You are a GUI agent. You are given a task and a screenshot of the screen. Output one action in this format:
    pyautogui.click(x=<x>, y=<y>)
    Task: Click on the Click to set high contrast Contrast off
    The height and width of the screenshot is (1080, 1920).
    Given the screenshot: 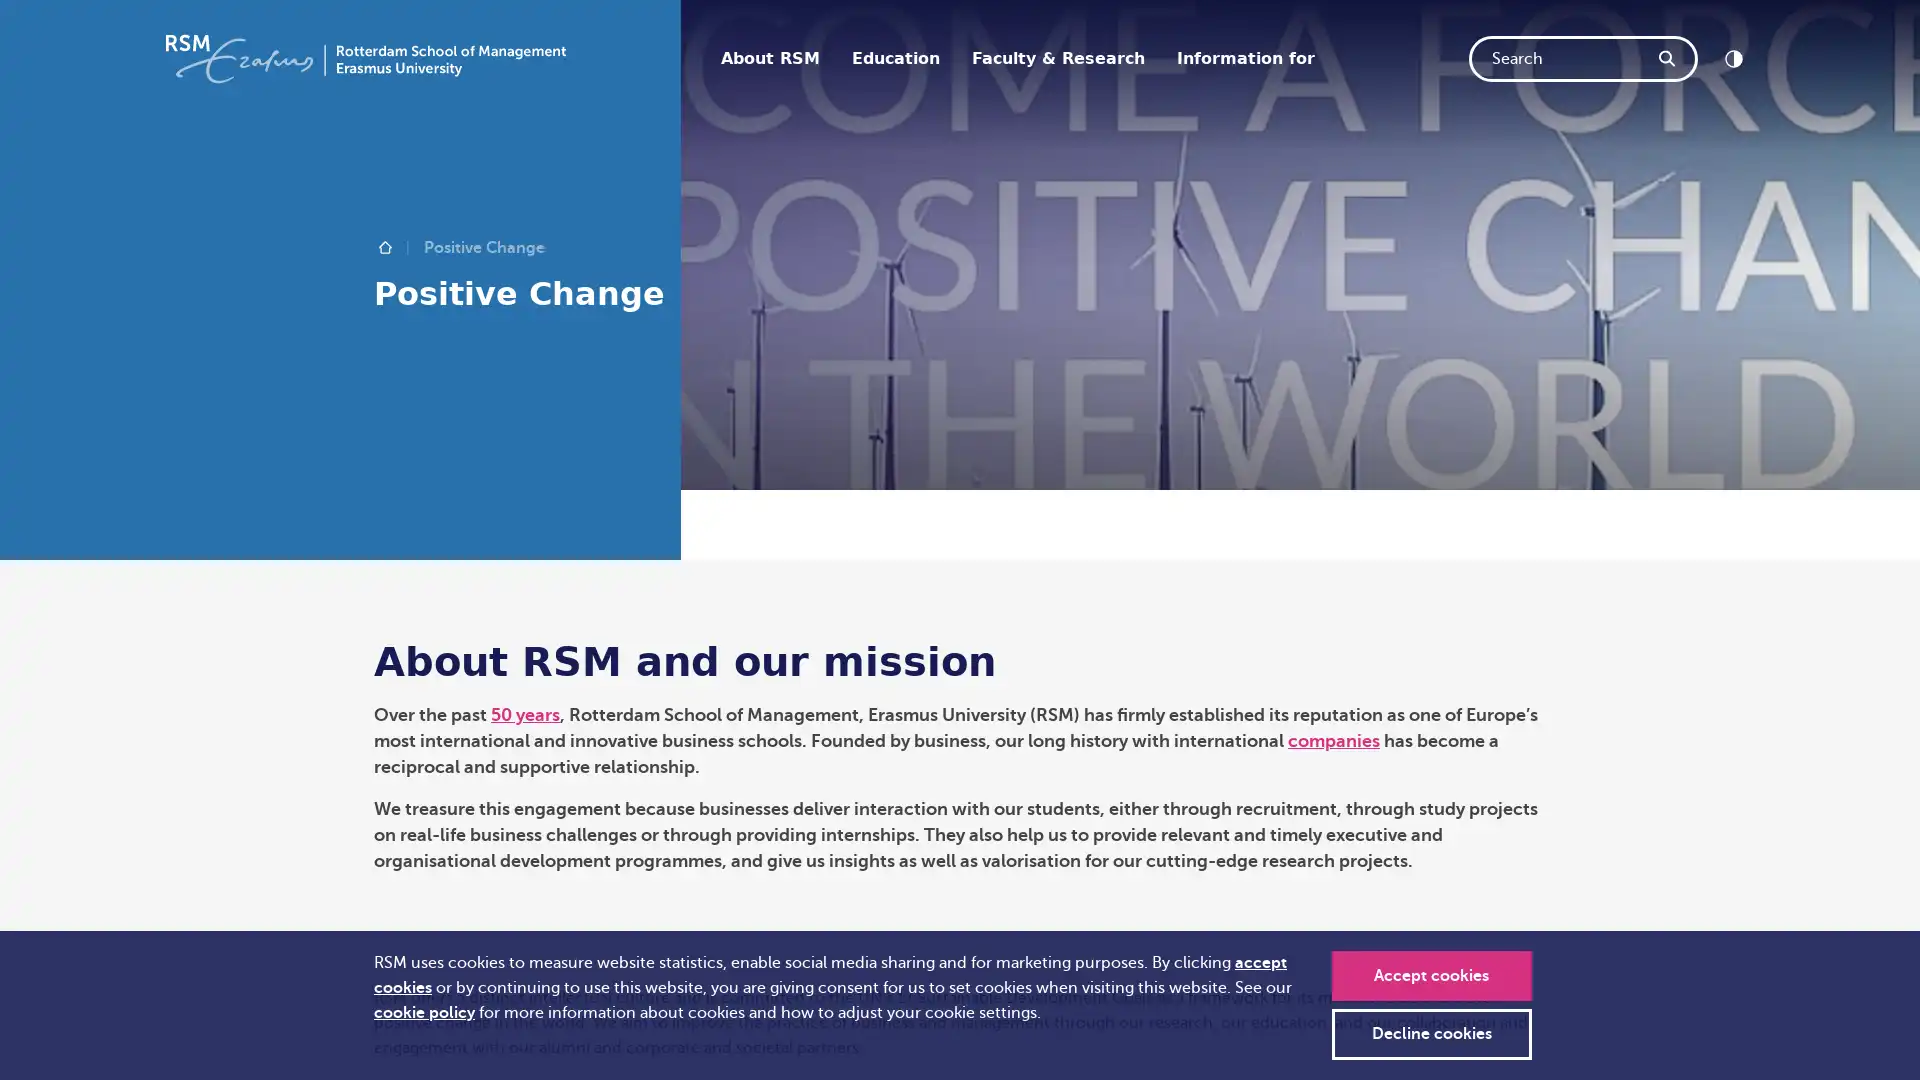 What is the action you would take?
    pyautogui.click(x=1732, y=57)
    